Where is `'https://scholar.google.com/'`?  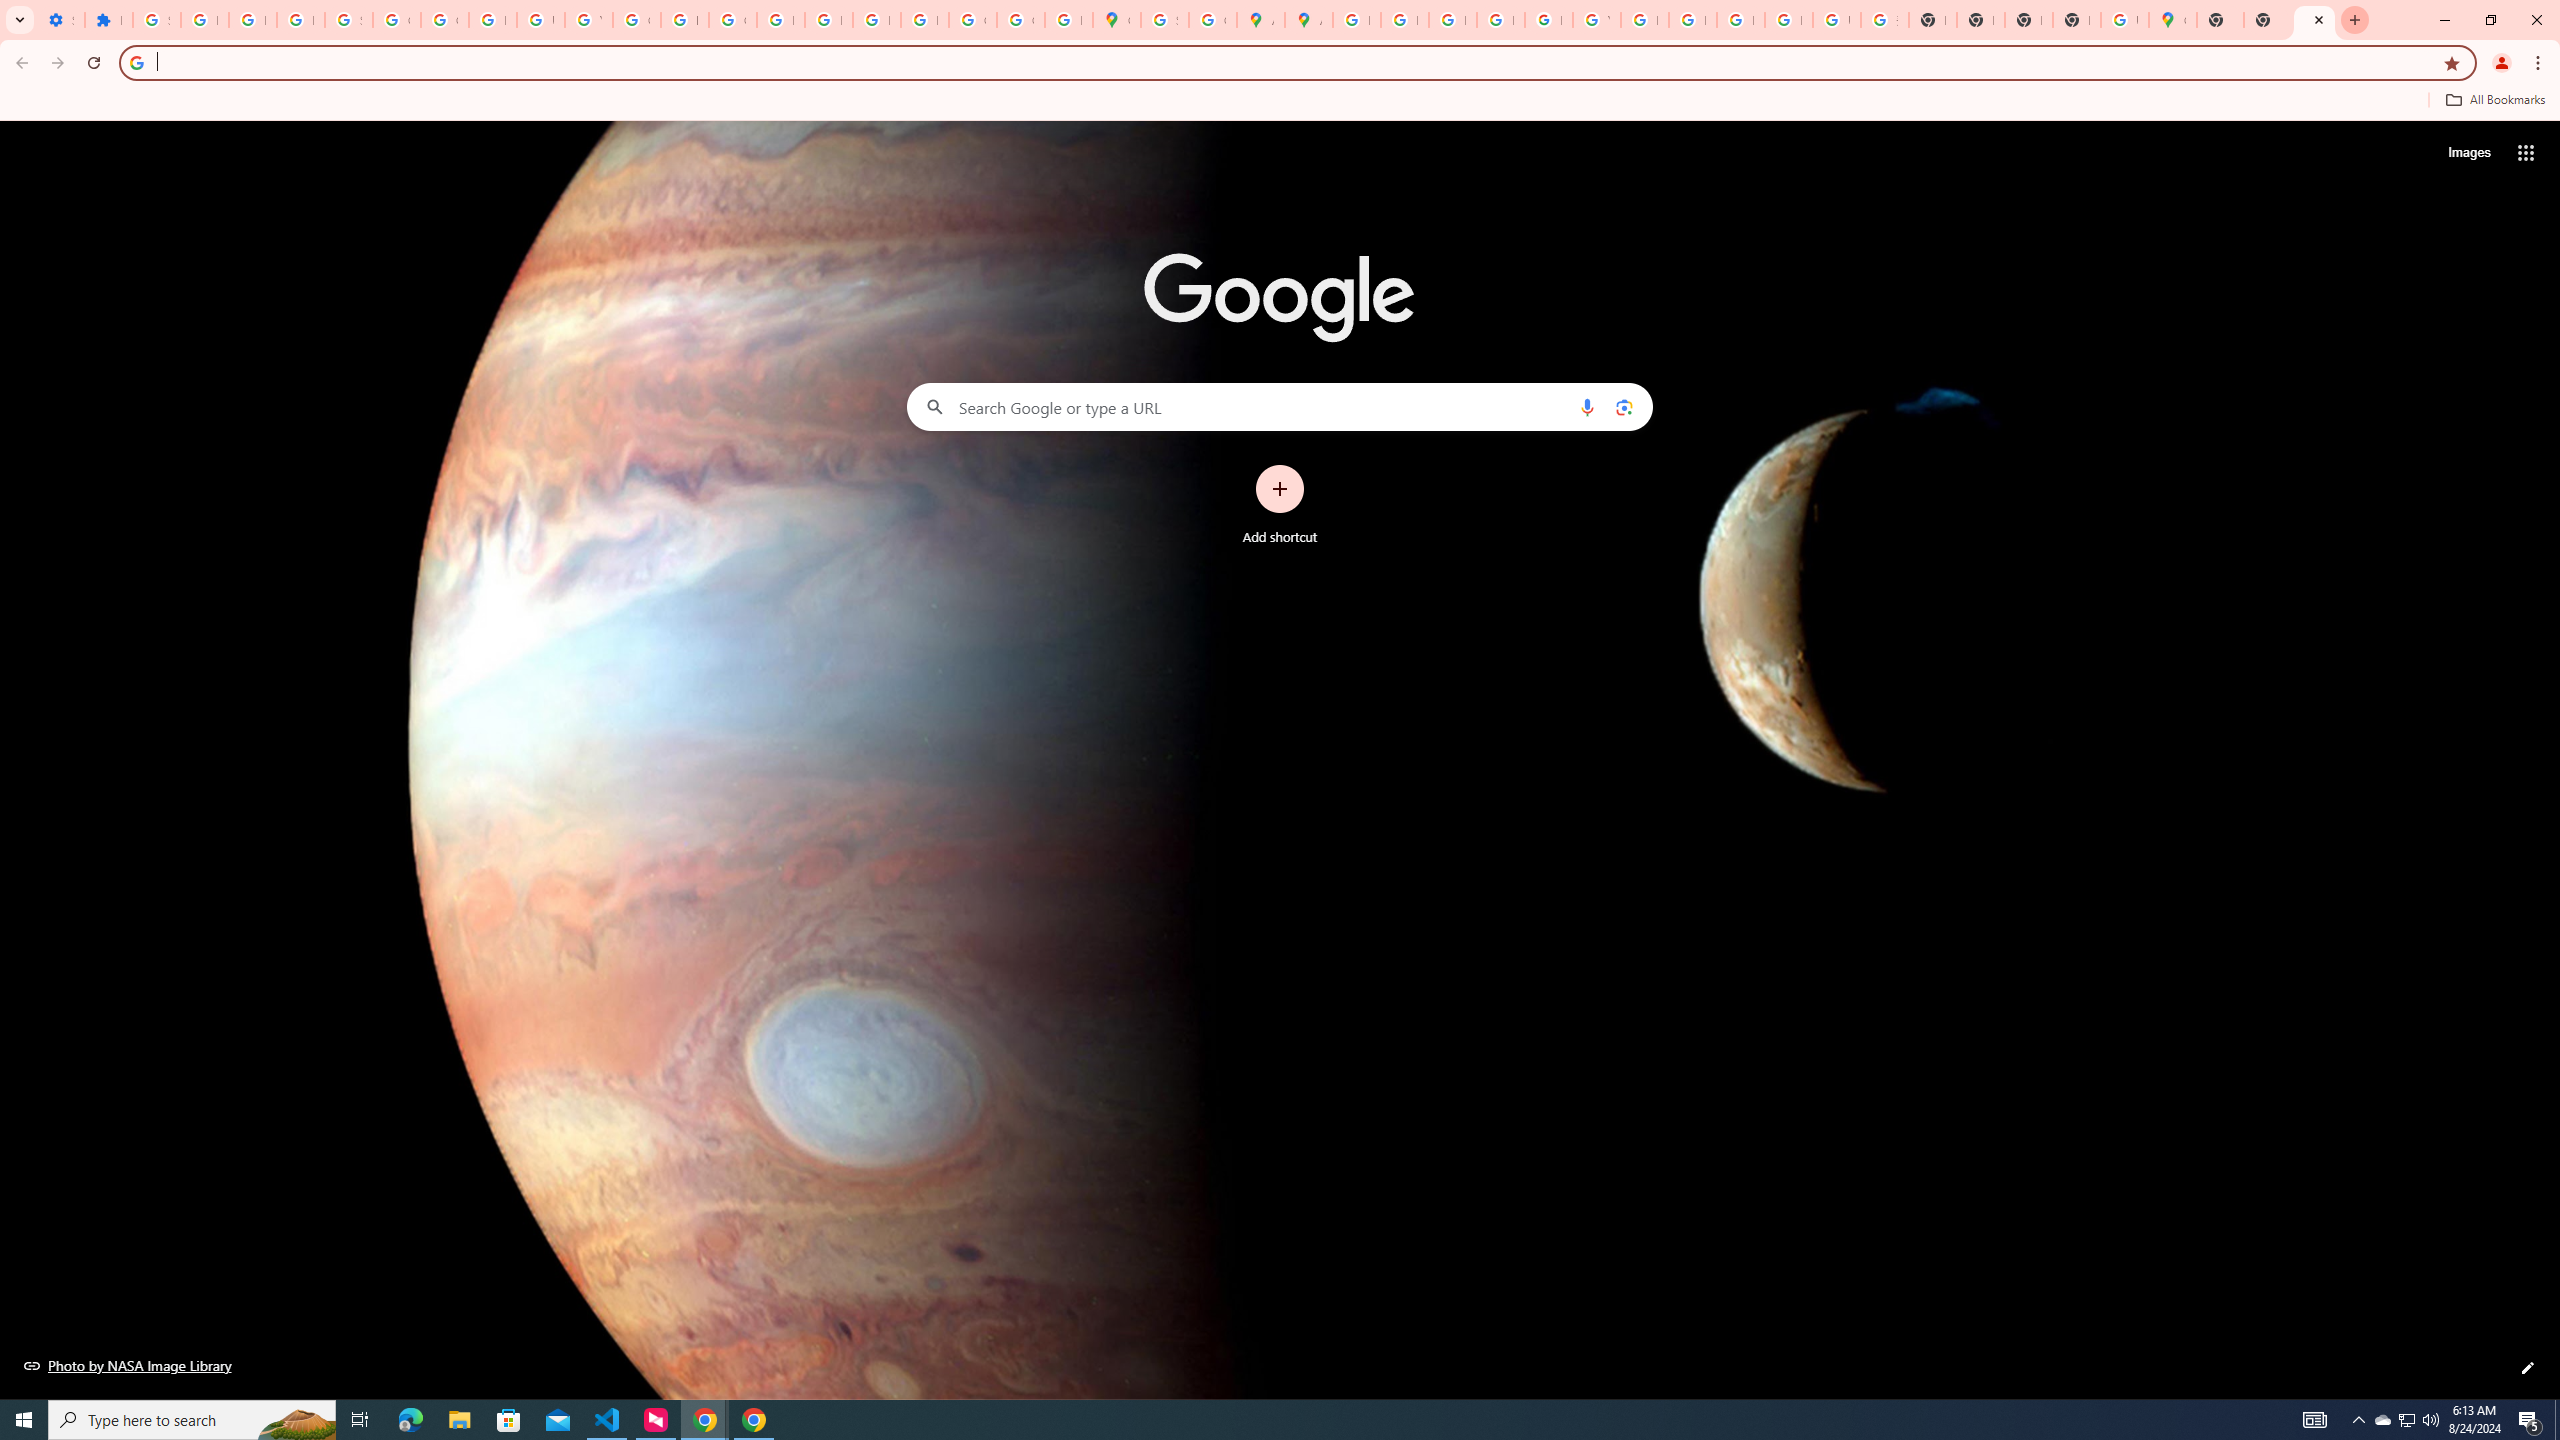 'https://scholar.google.com/' is located at coordinates (684, 19).